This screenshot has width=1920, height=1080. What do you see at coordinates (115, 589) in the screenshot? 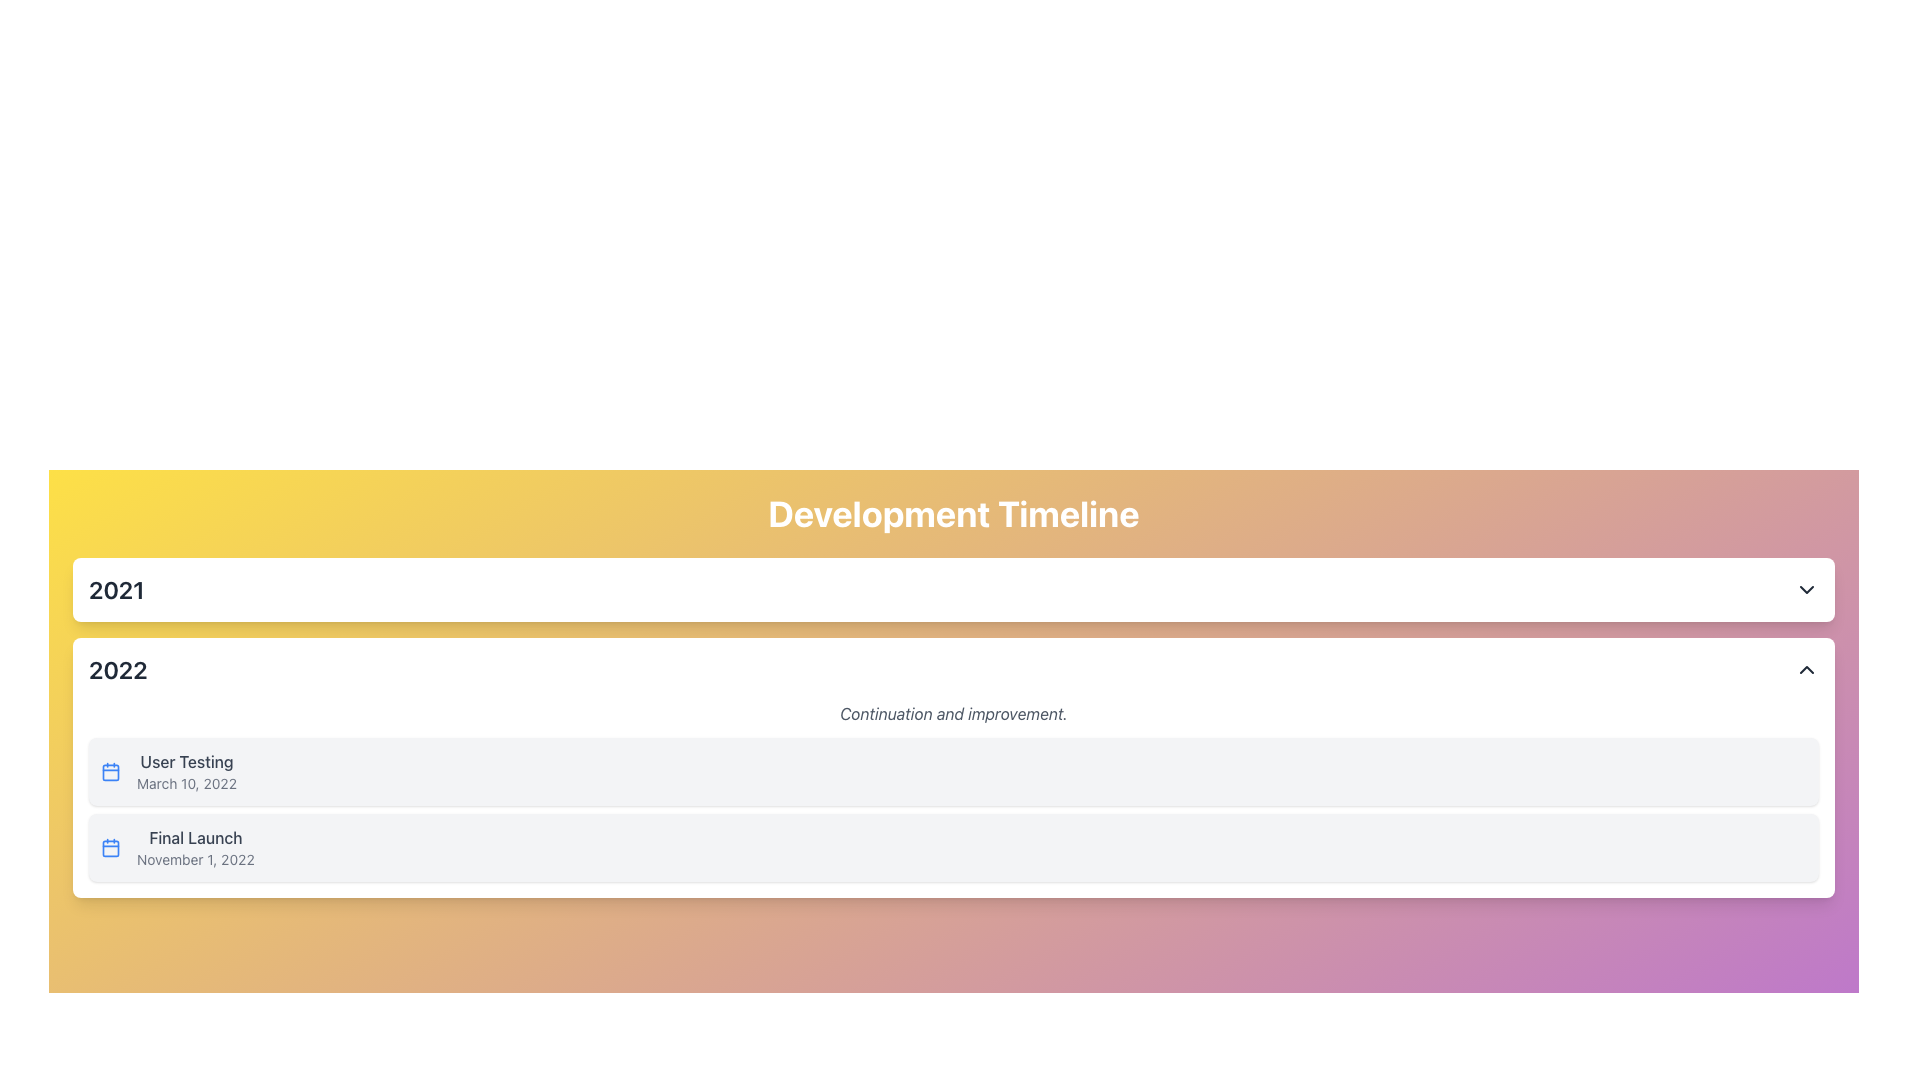
I see `the static text label displaying '2021', which is styled in bold, dark gray font on a white background, positioned in the left segment of the header above the timeline section` at bounding box center [115, 589].